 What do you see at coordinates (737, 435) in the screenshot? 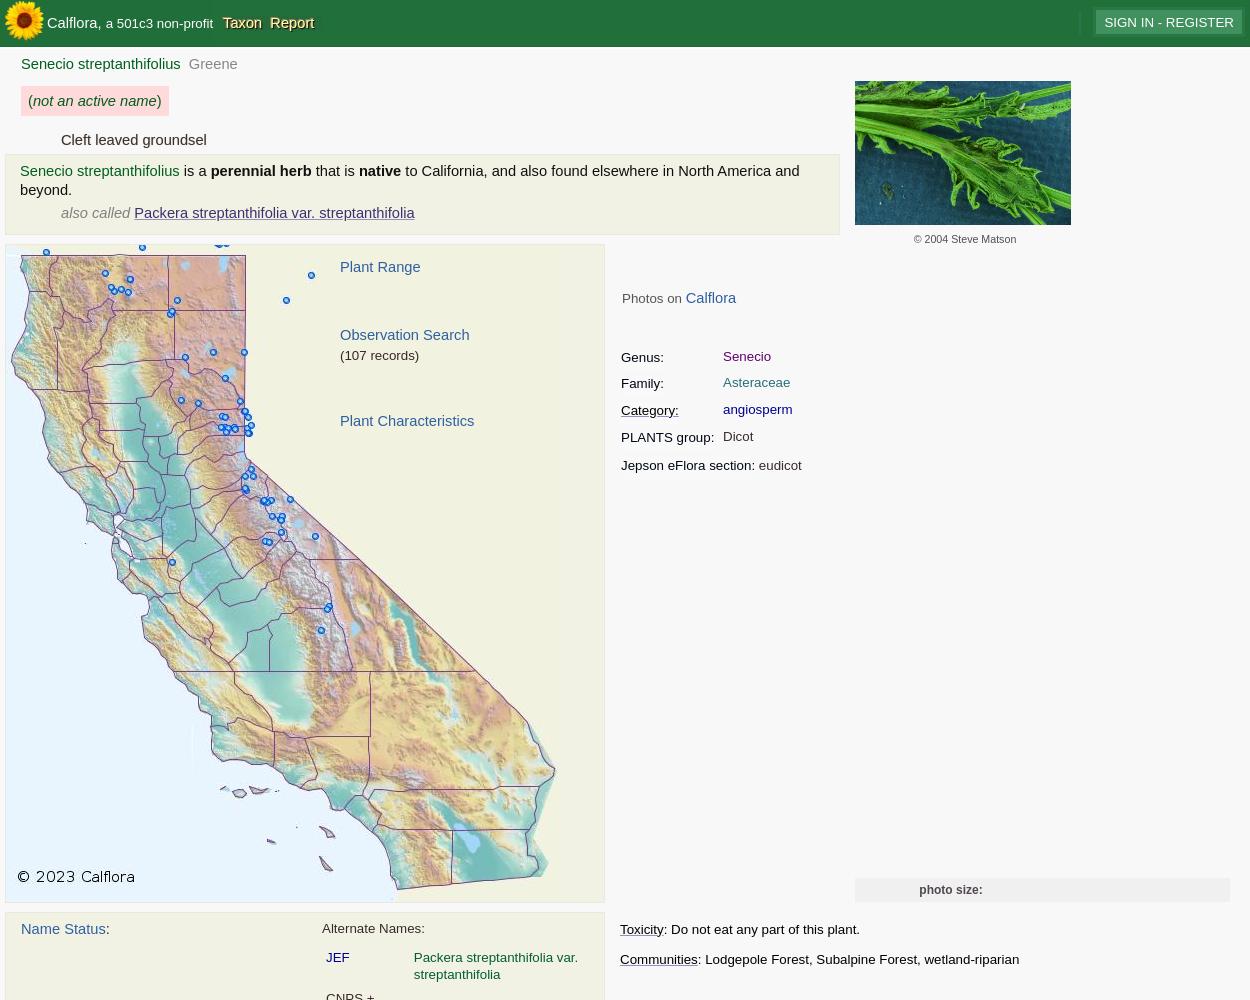
I see `'Dicot'` at bounding box center [737, 435].